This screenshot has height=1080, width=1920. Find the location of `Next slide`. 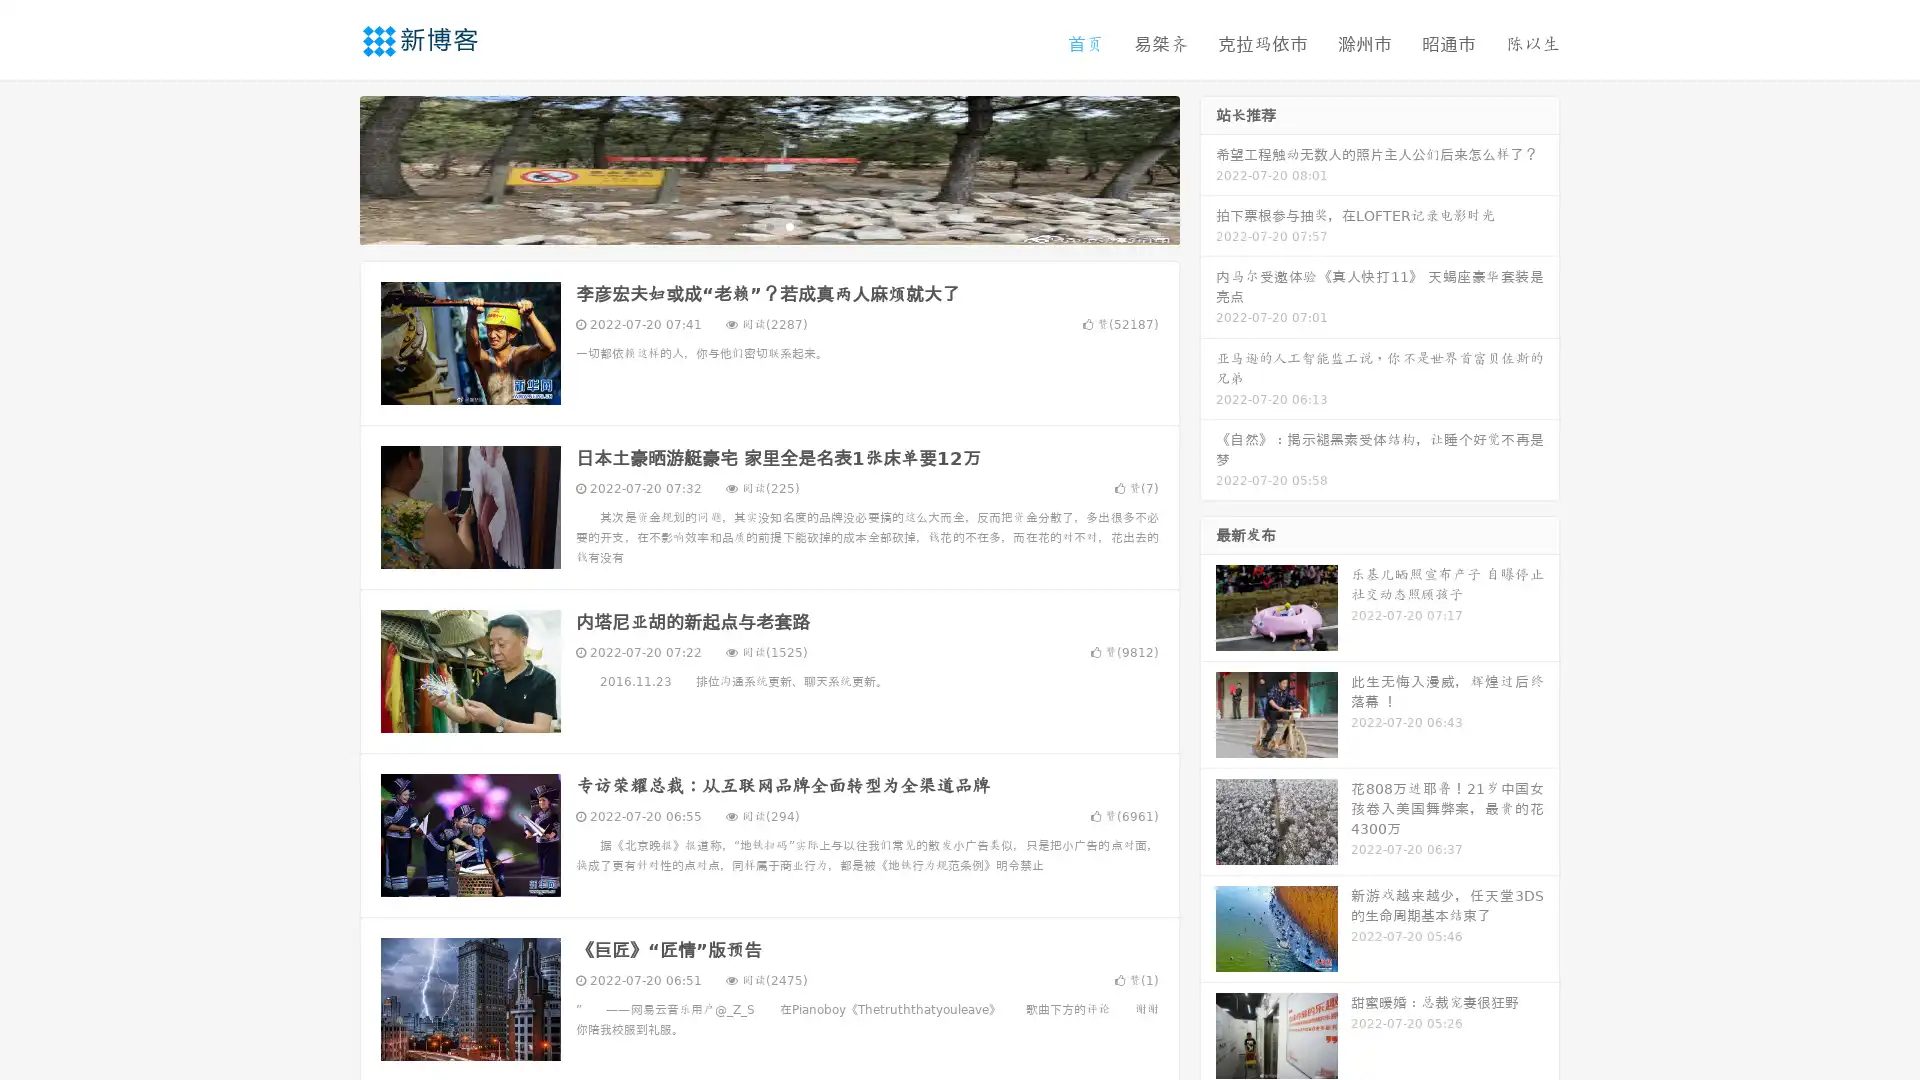

Next slide is located at coordinates (1208, 168).